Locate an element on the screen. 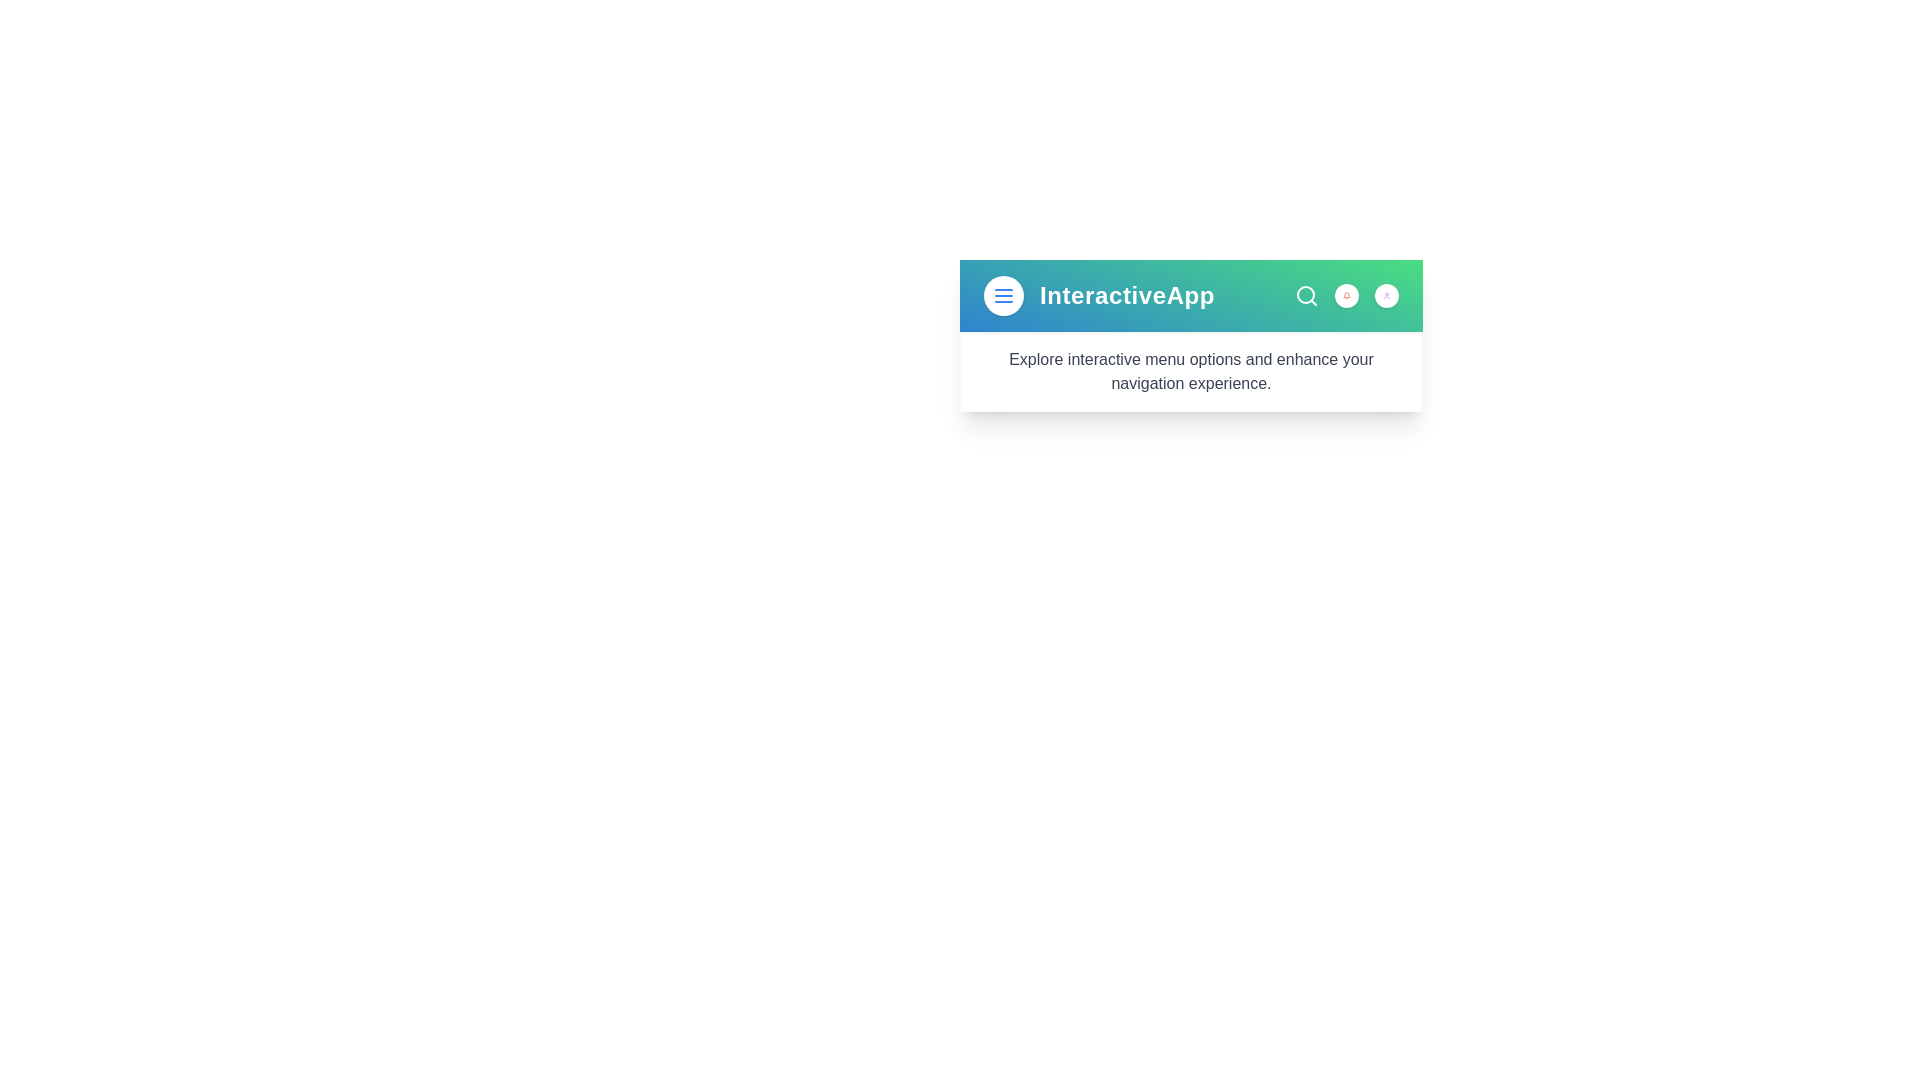  the descriptive text area below the header is located at coordinates (1191, 371).